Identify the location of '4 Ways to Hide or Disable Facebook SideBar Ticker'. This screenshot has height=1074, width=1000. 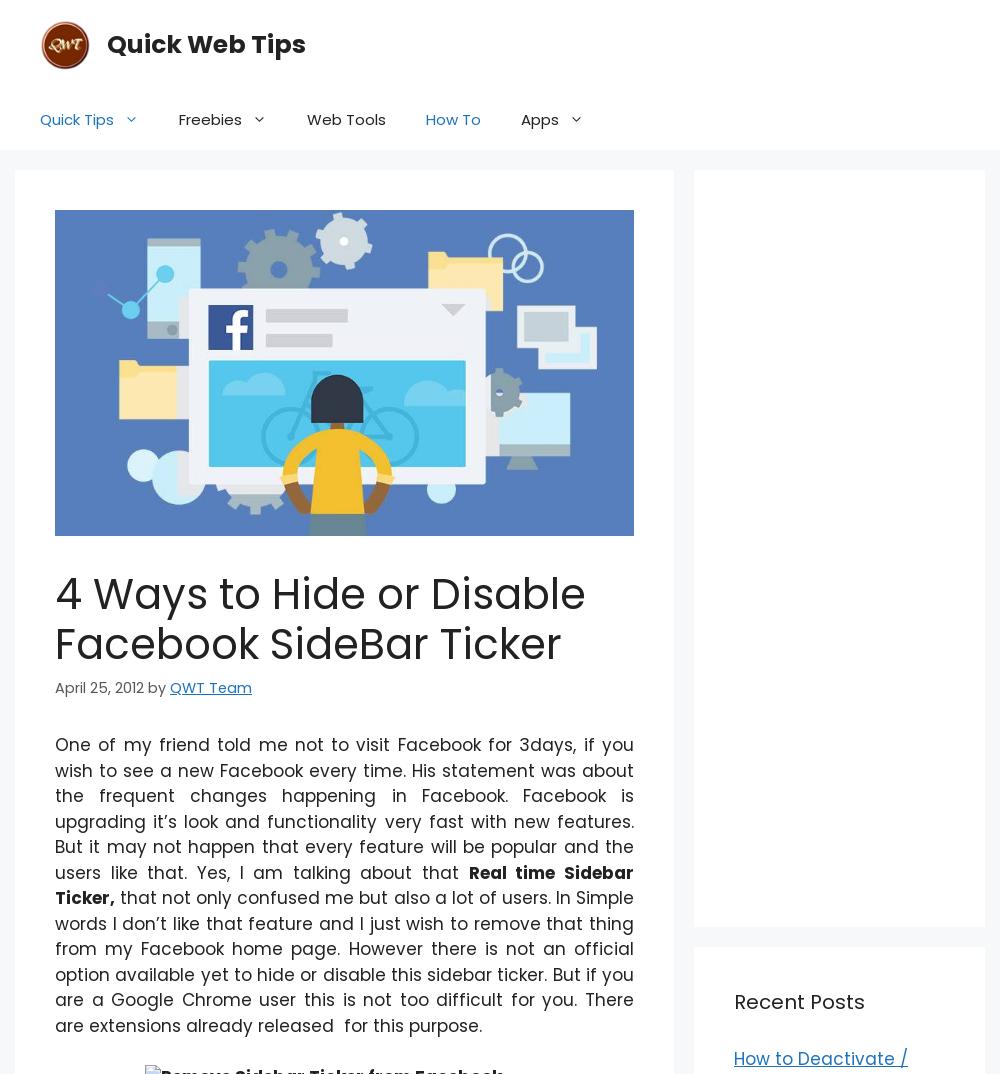
(319, 619).